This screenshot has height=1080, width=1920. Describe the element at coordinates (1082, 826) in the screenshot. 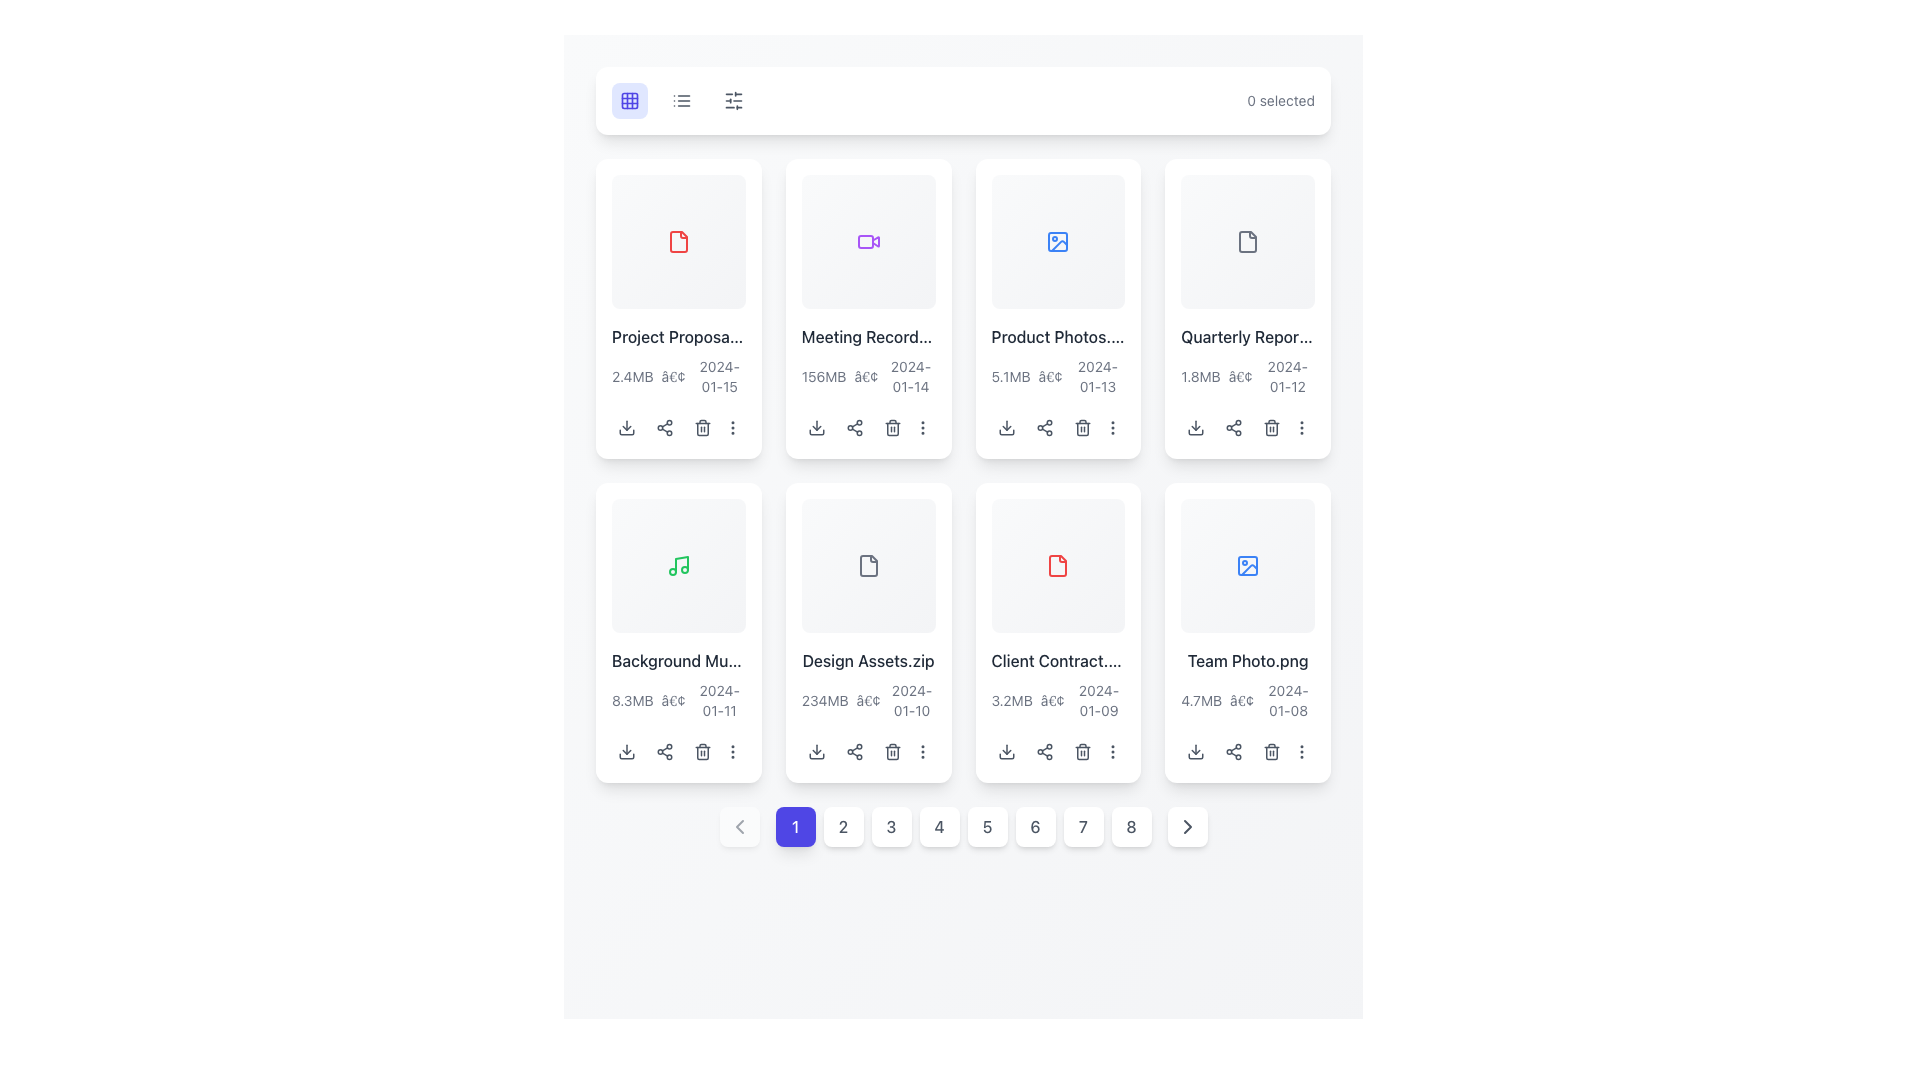

I see `the button styled as a white square with rounded corners containing the number '7' in gray text` at that location.